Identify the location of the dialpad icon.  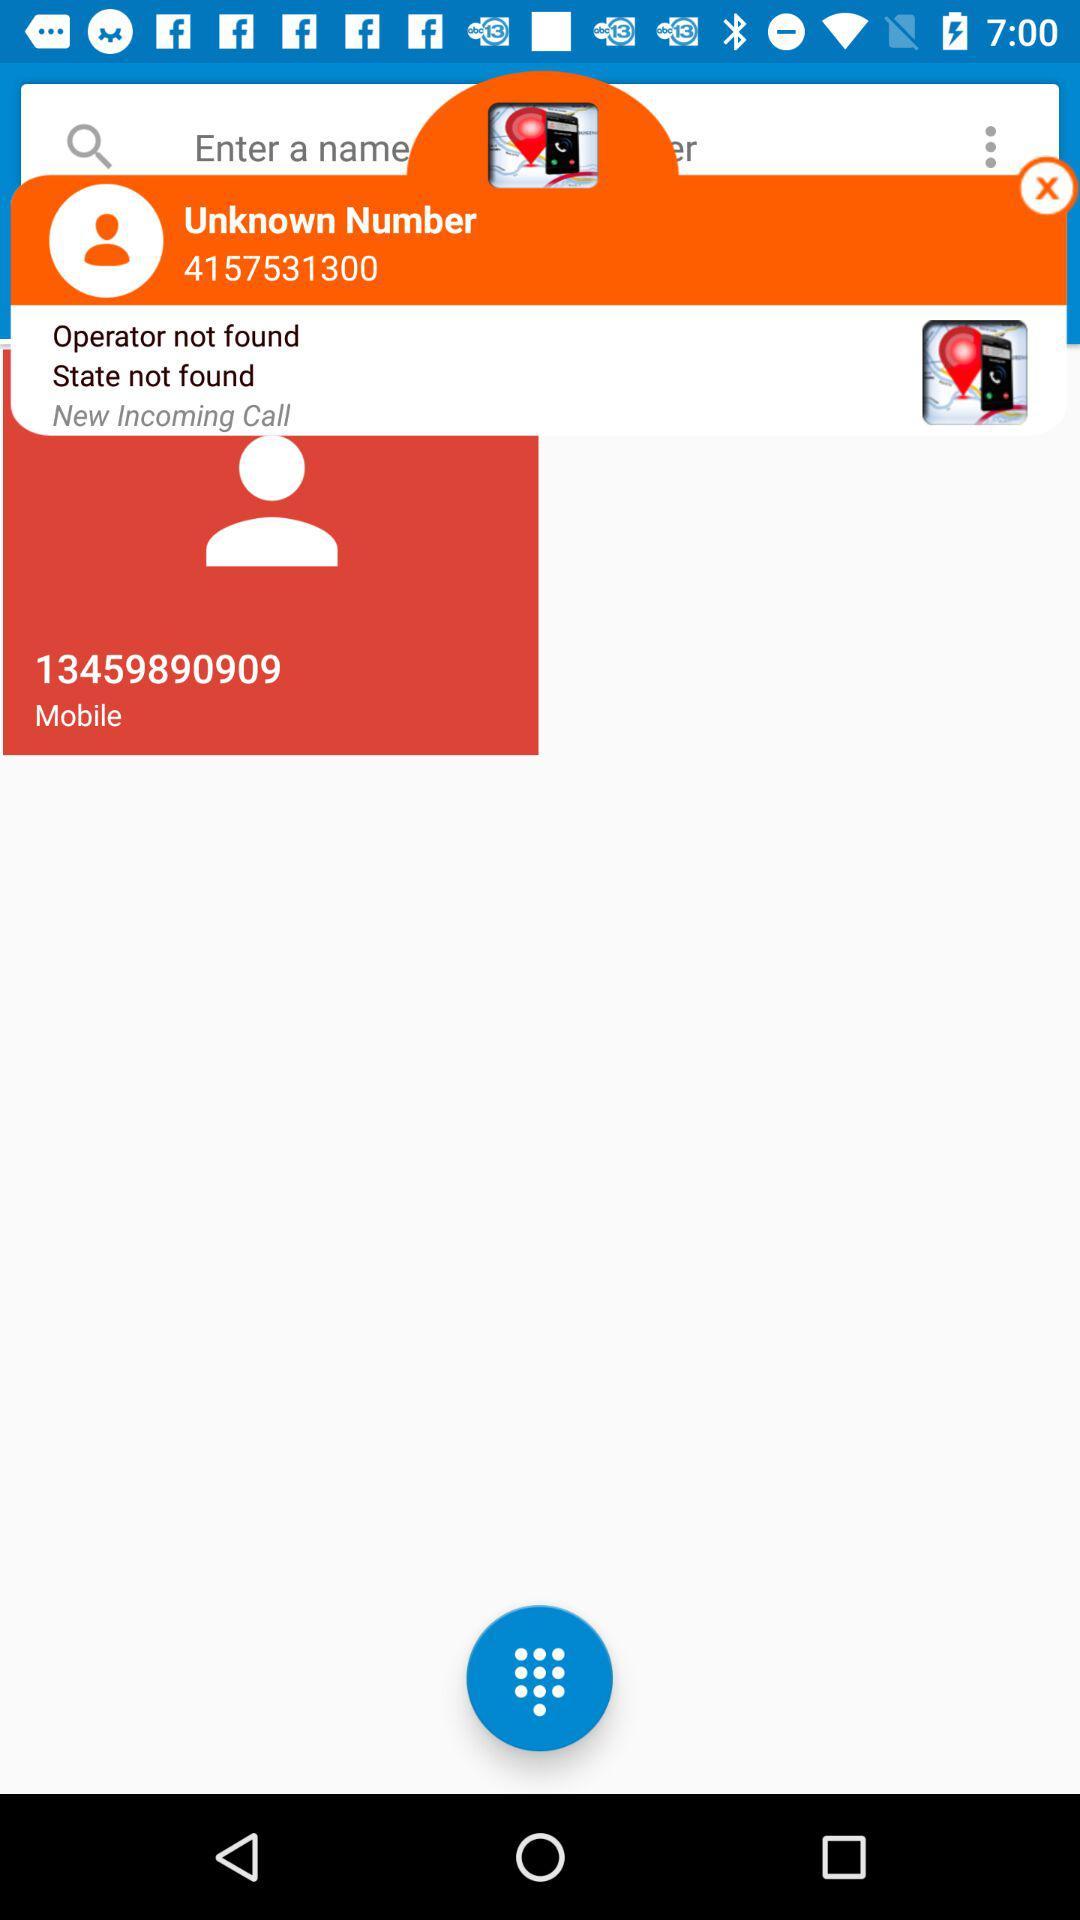
(540, 1678).